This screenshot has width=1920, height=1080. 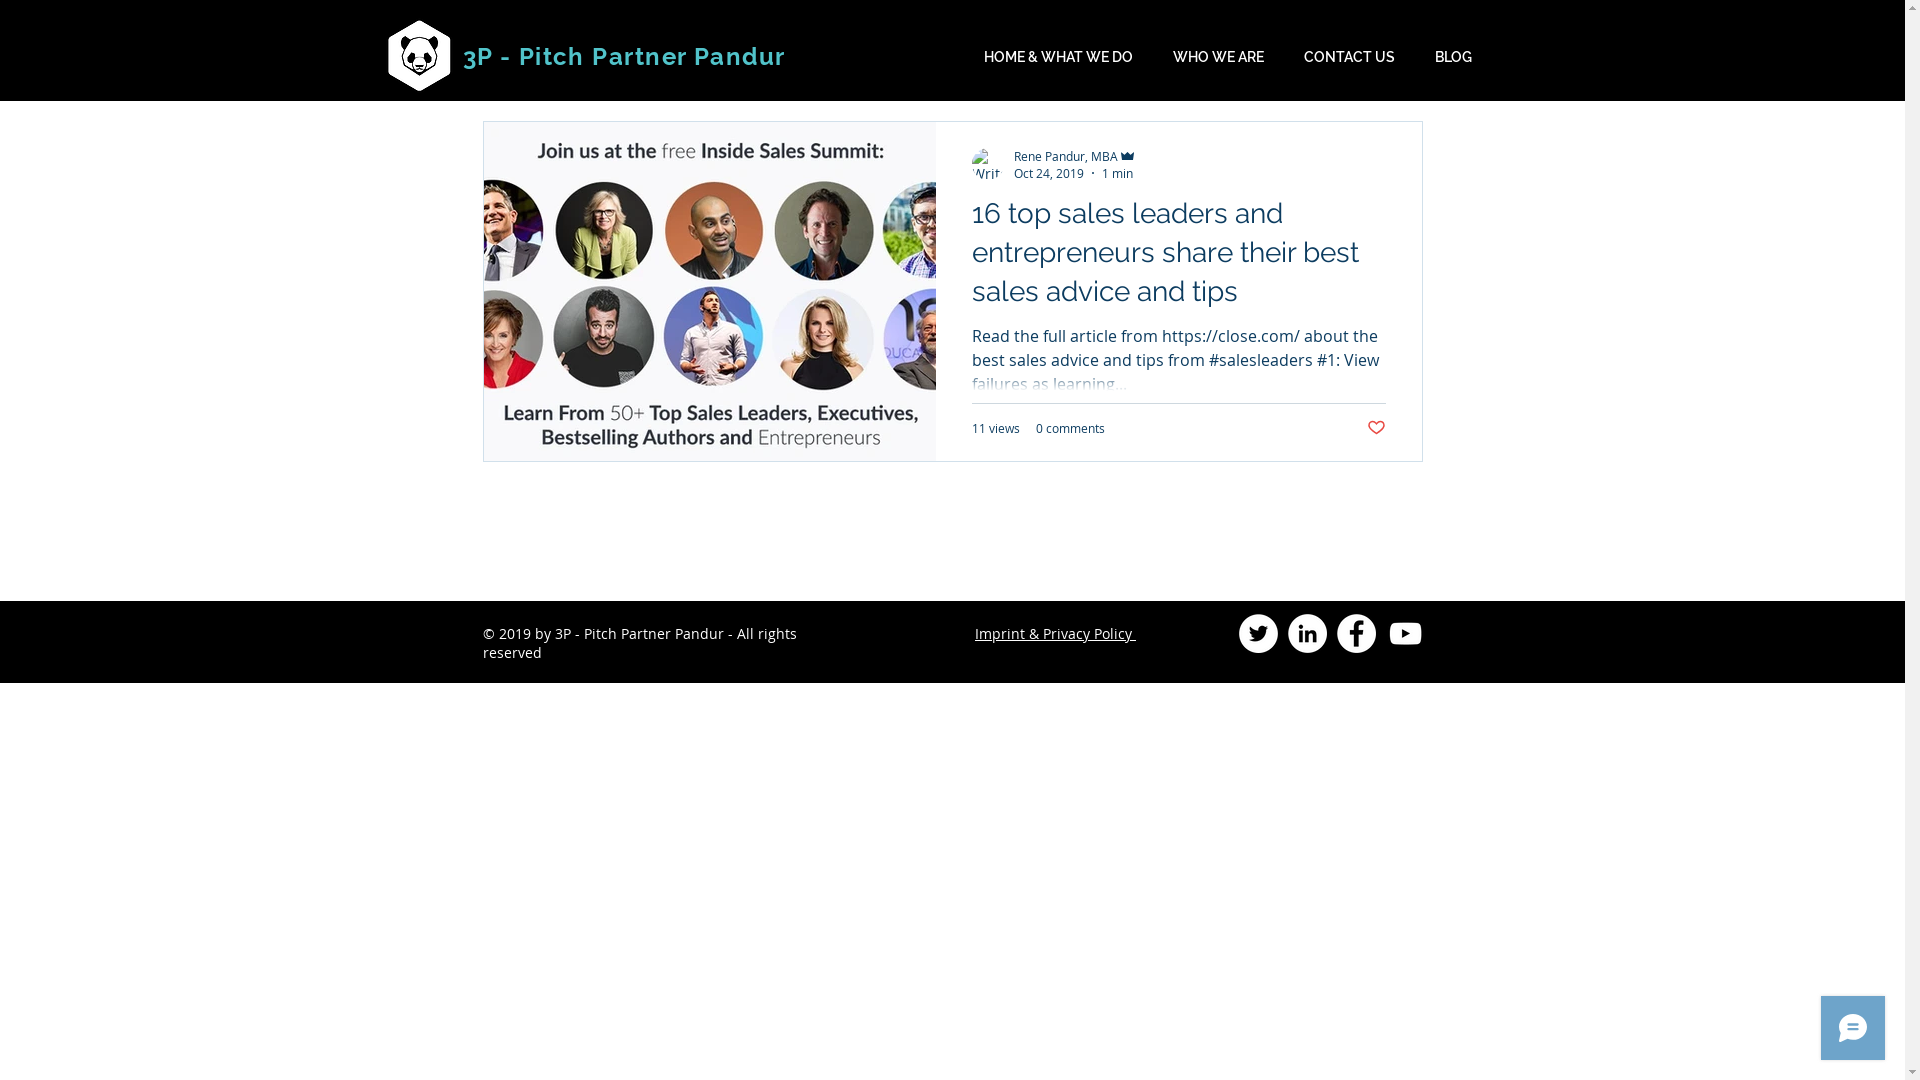 What do you see at coordinates (1013, 154) in the screenshot?
I see `'Rene Pandur, MBA'` at bounding box center [1013, 154].